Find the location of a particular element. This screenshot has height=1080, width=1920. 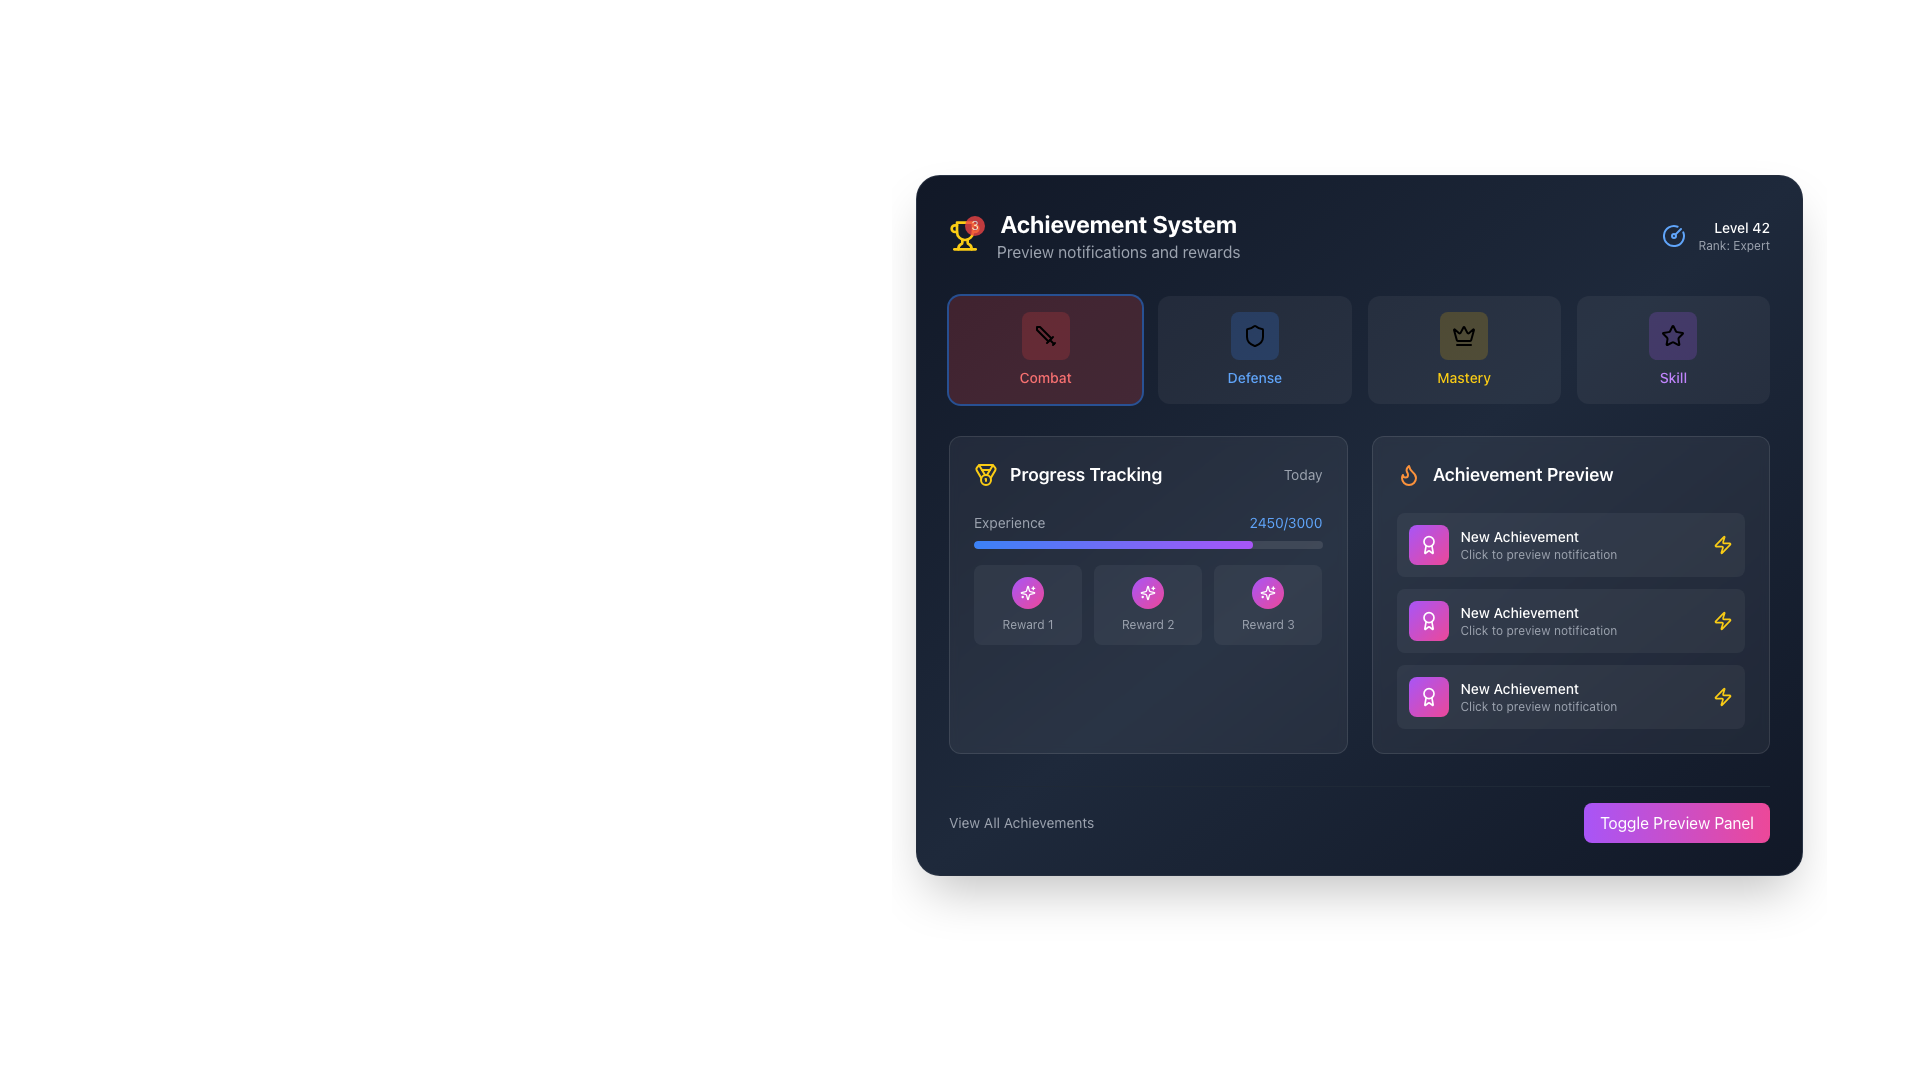

the explanatory label located under the title 'New Achievement' in the second notification card of the 'Achievement Preview' section is located at coordinates (1579, 631).